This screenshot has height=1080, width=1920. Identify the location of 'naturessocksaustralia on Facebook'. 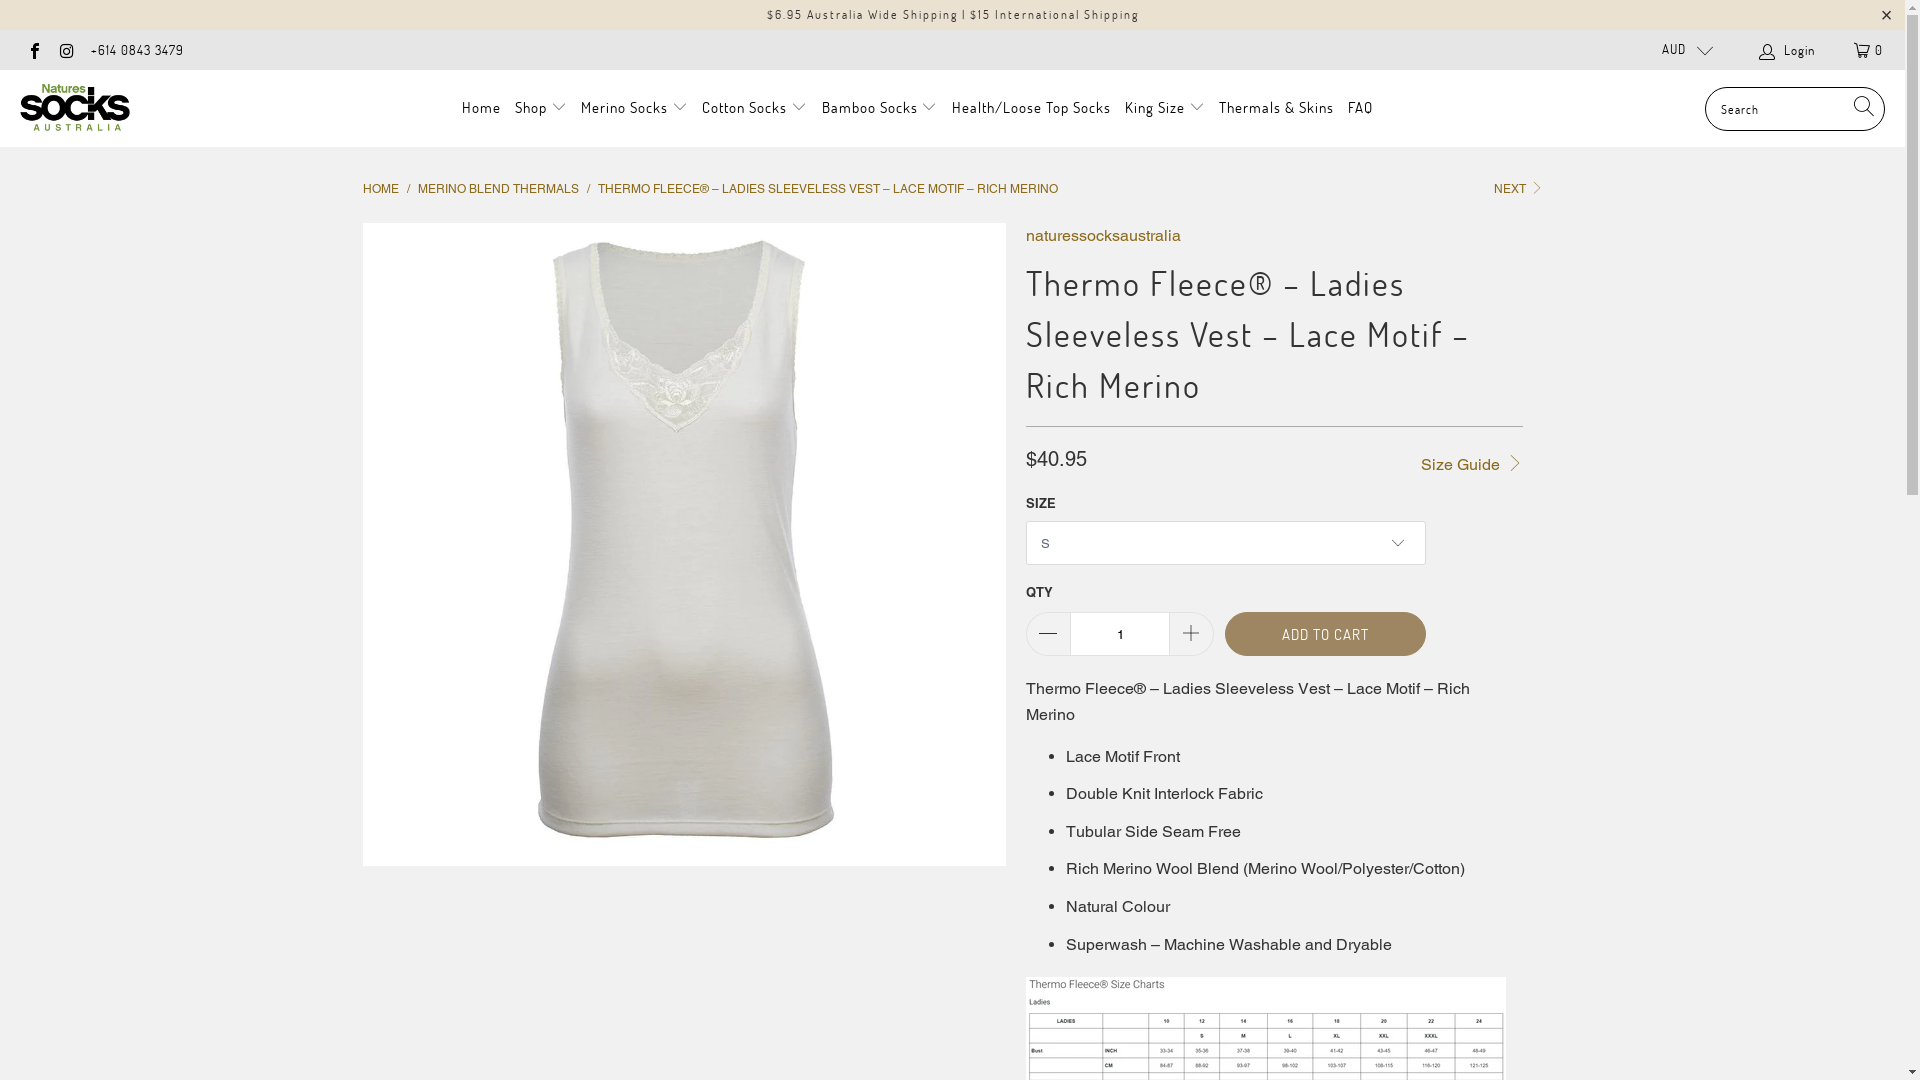
(33, 48).